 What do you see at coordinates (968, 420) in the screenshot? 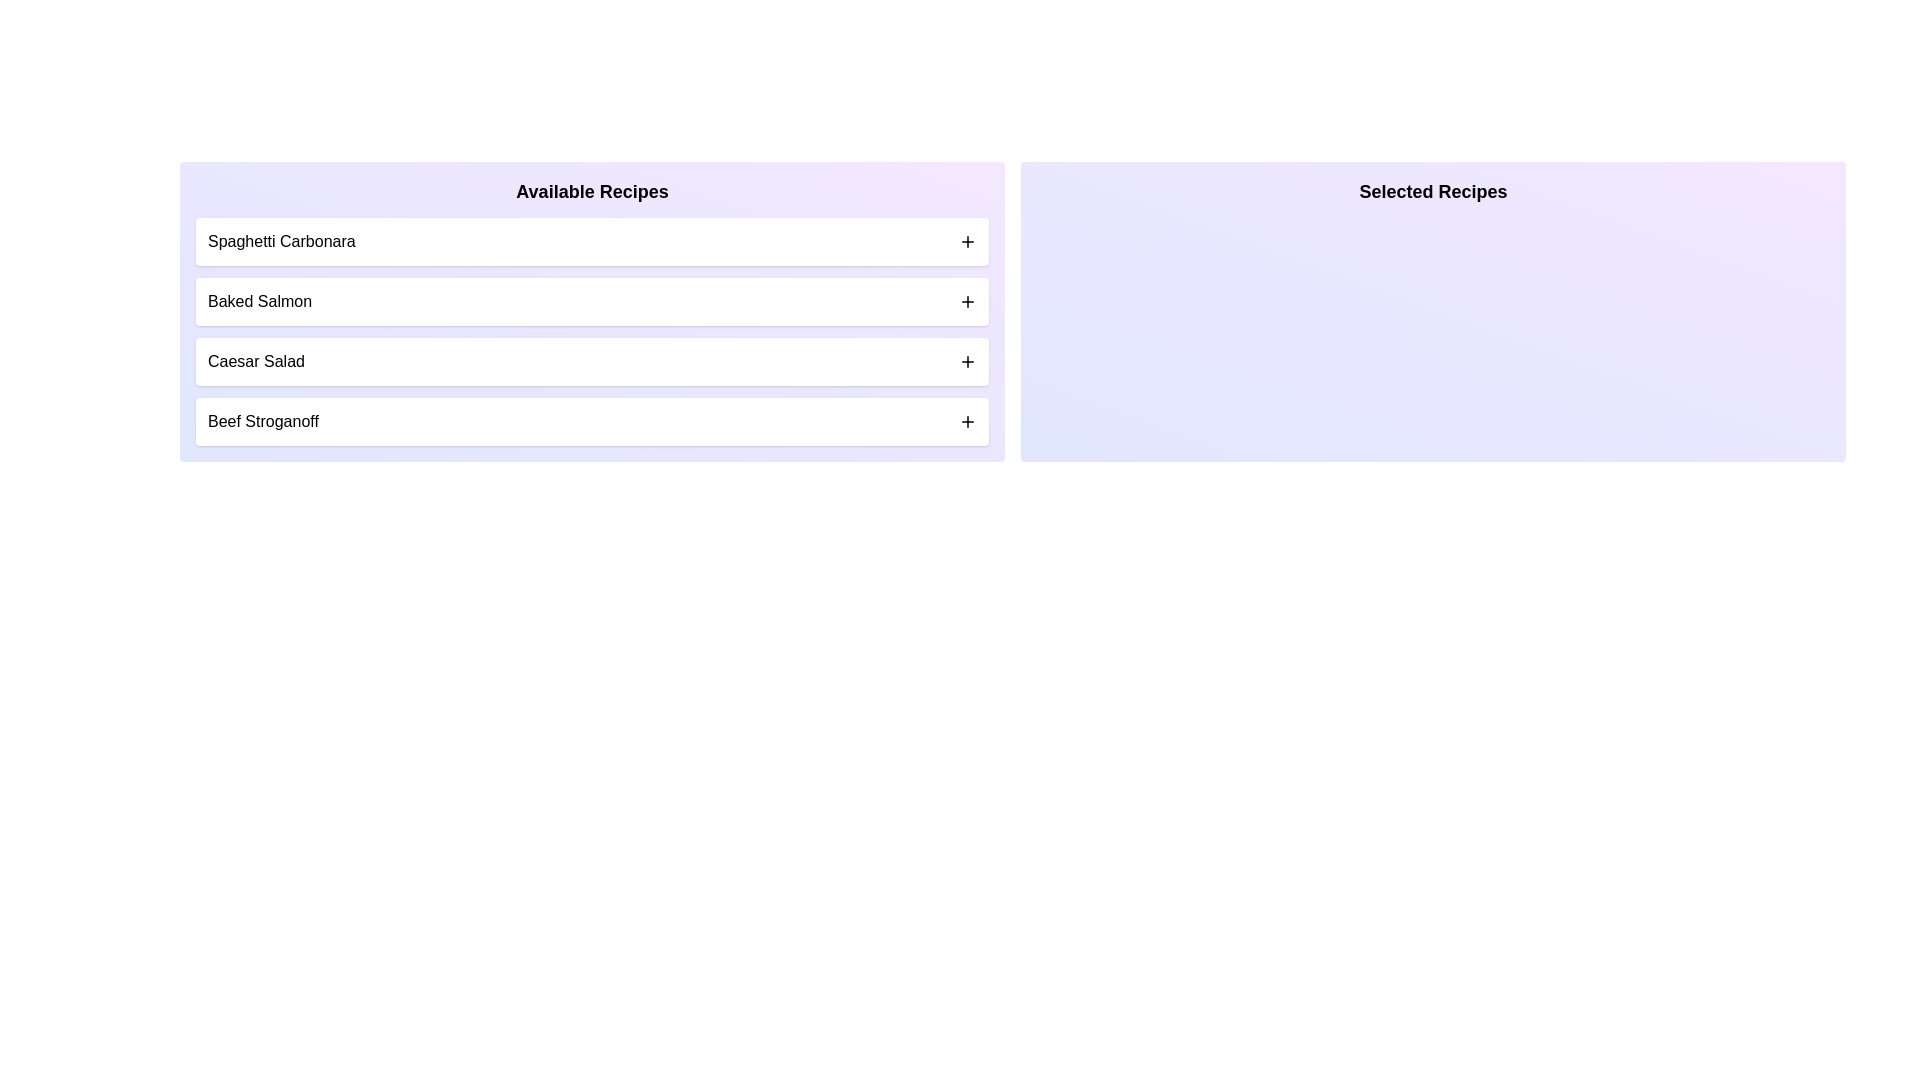
I see `'+' button next to Beef Stroganoff to add it to the selected list` at bounding box center [968, 420].